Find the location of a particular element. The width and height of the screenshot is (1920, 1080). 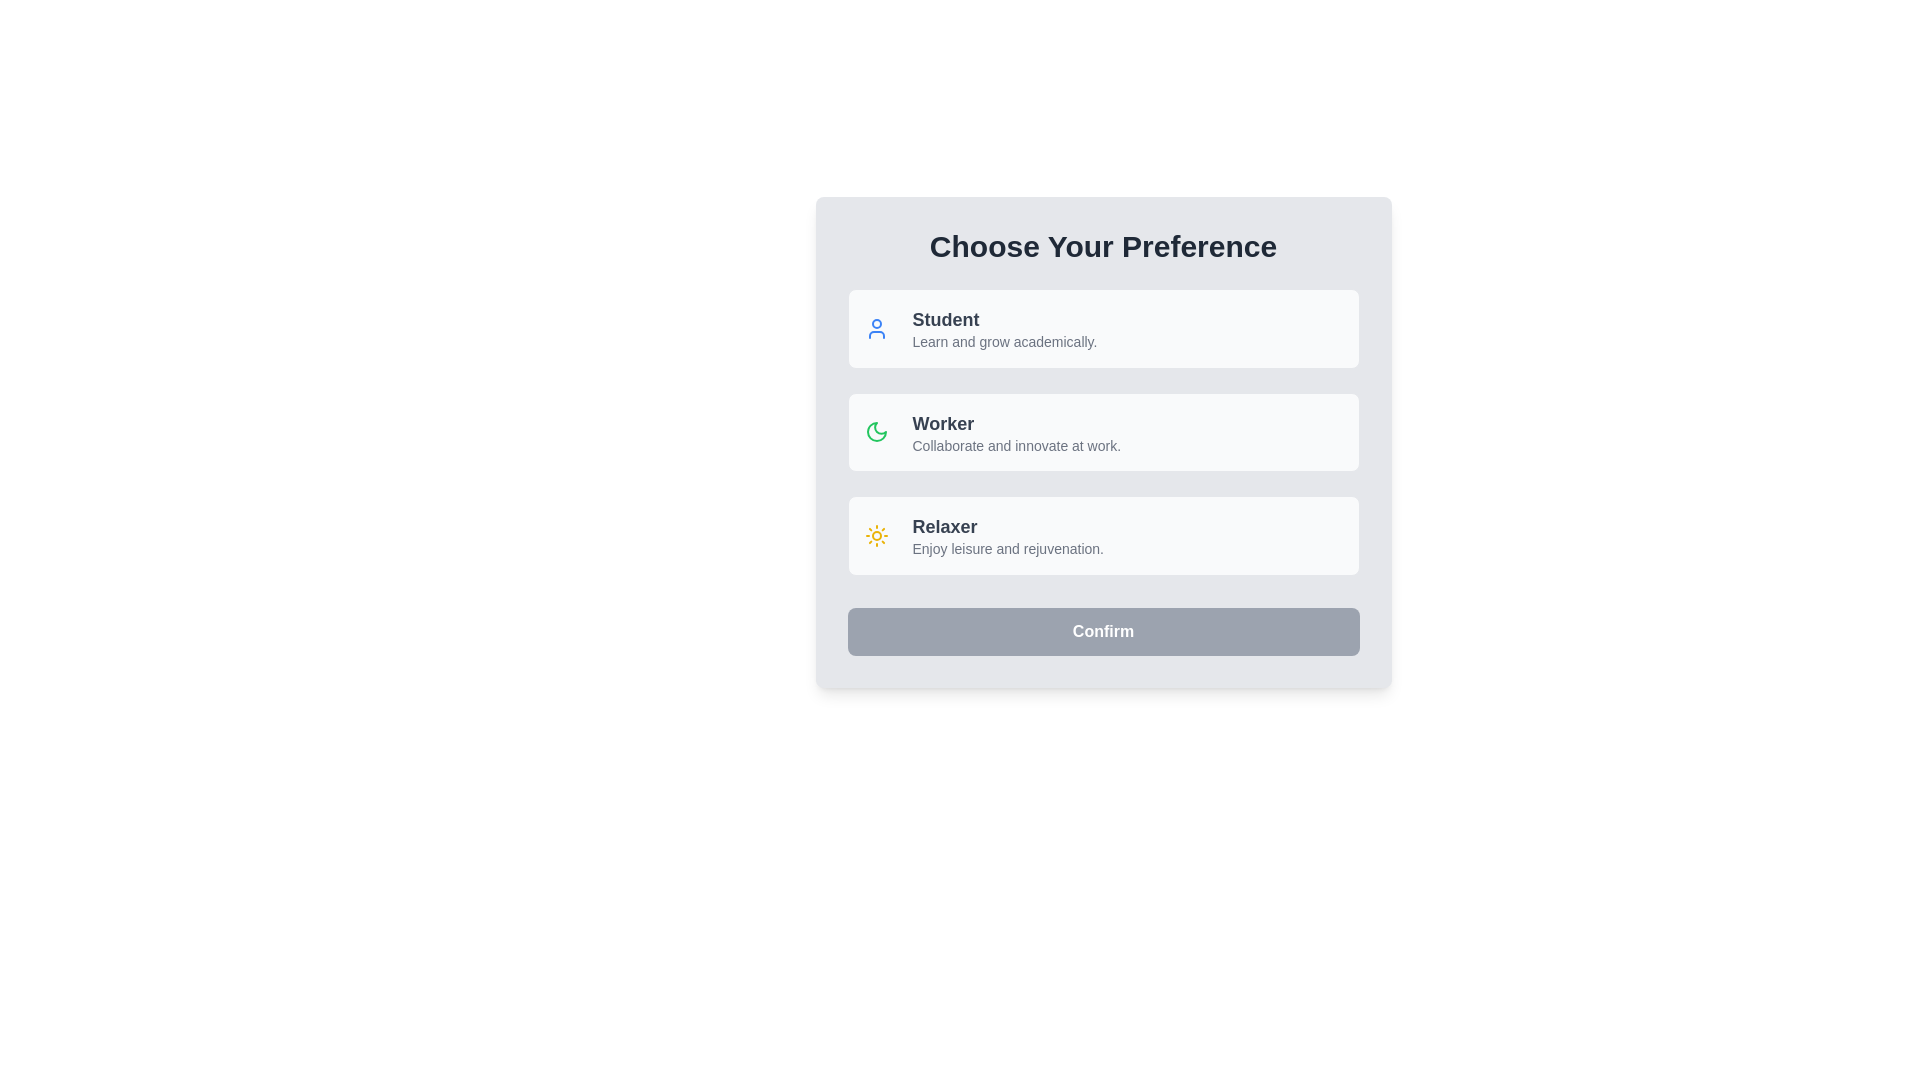

the descriptive text element that provides details about the selection option labeled 'Relaxer', located below the title 'Relaxer' in the bottom section of a vertically stacked list of cards is located at coordinates (1008, 549).